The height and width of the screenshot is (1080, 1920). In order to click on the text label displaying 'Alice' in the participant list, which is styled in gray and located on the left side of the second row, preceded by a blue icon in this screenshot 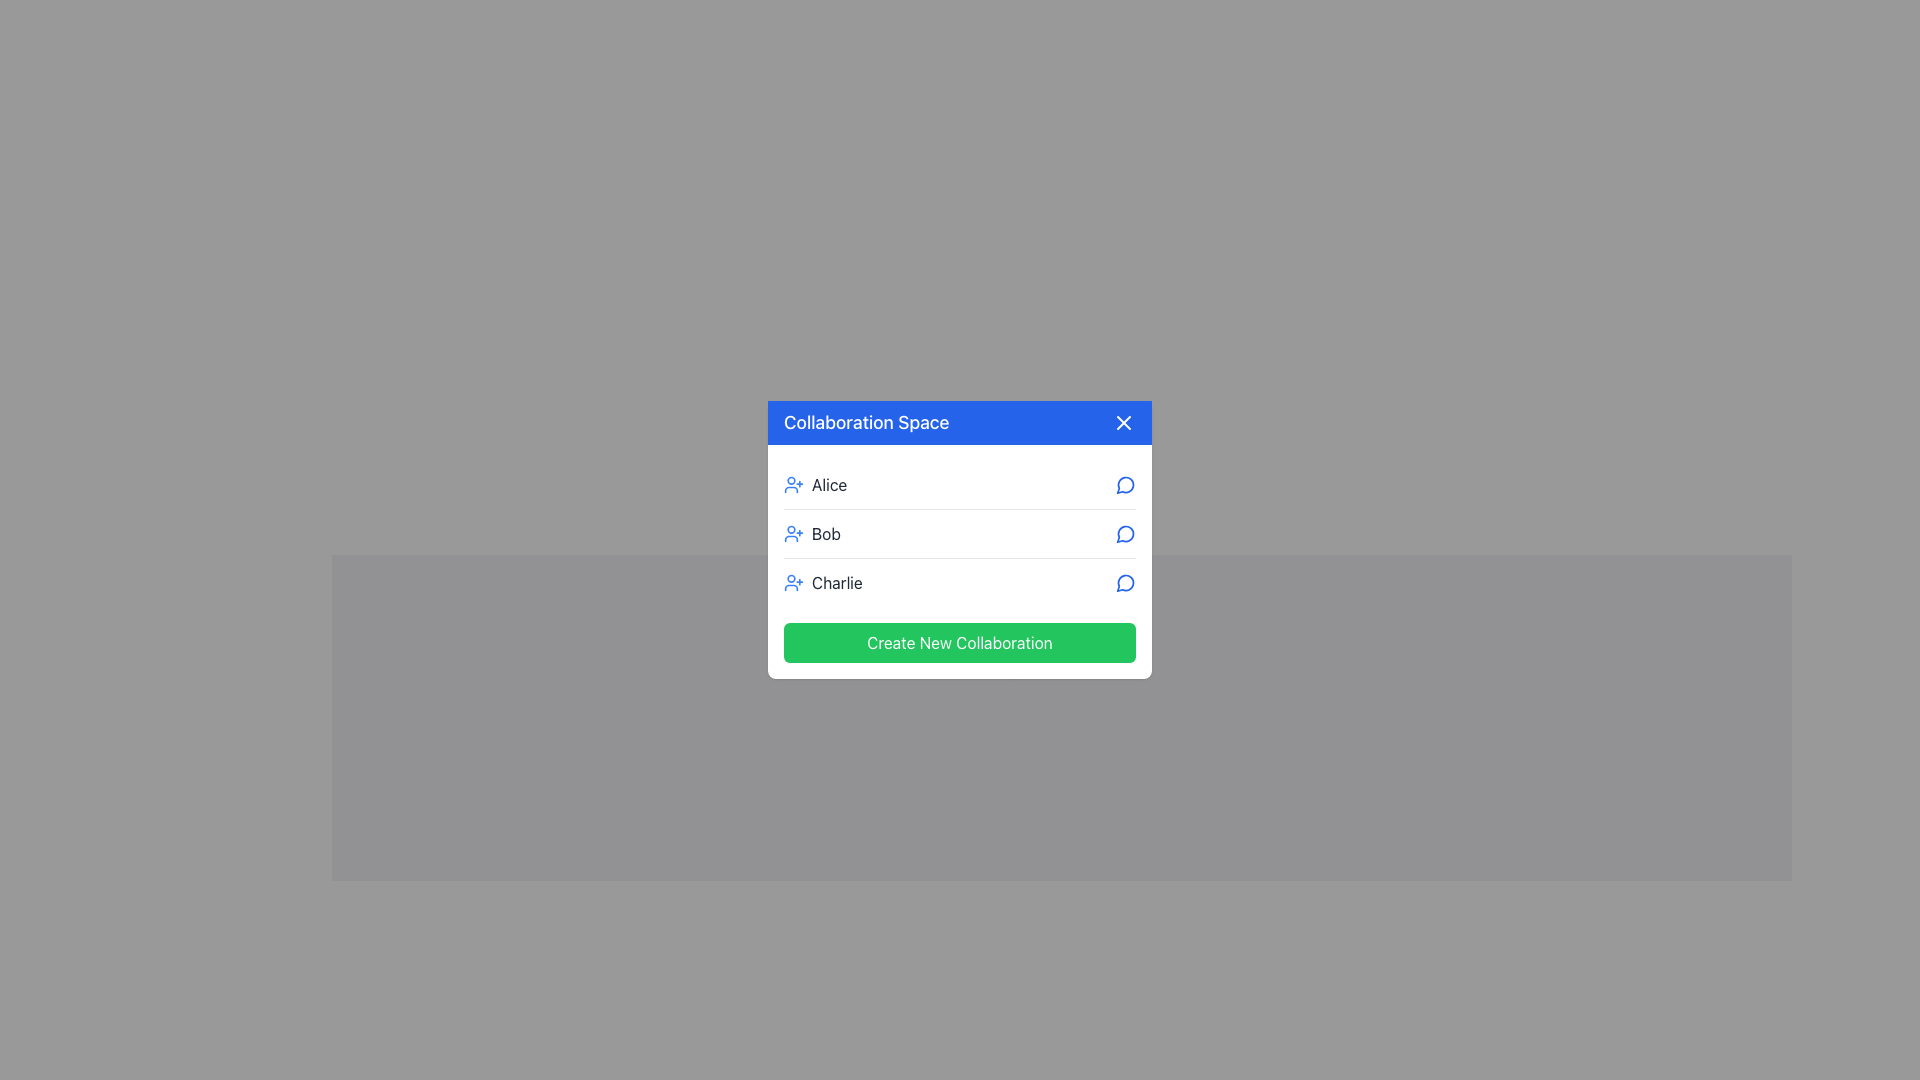, I will do `click(829, 485)`.